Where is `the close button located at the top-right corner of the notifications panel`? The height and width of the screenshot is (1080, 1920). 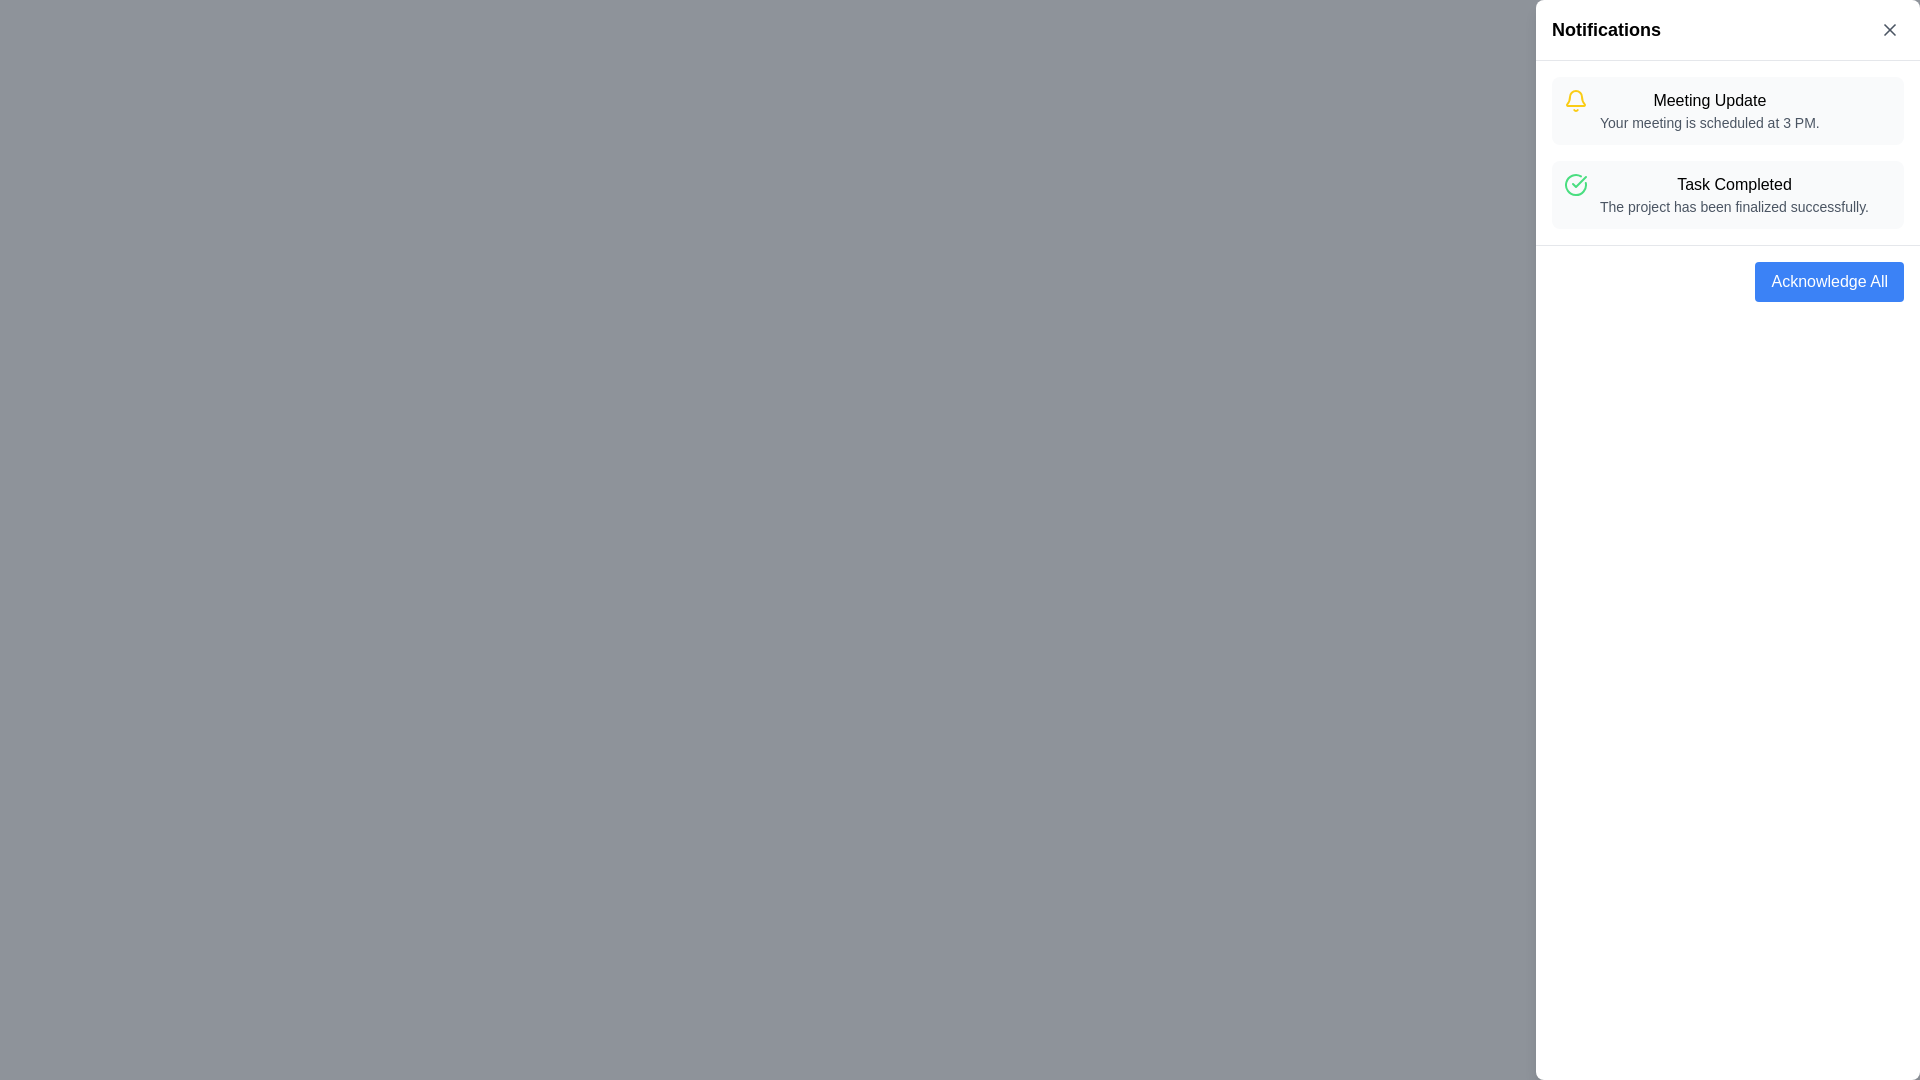
the close button located at the top-right corner of the notifications panel is located at coordinates (1889, 30).